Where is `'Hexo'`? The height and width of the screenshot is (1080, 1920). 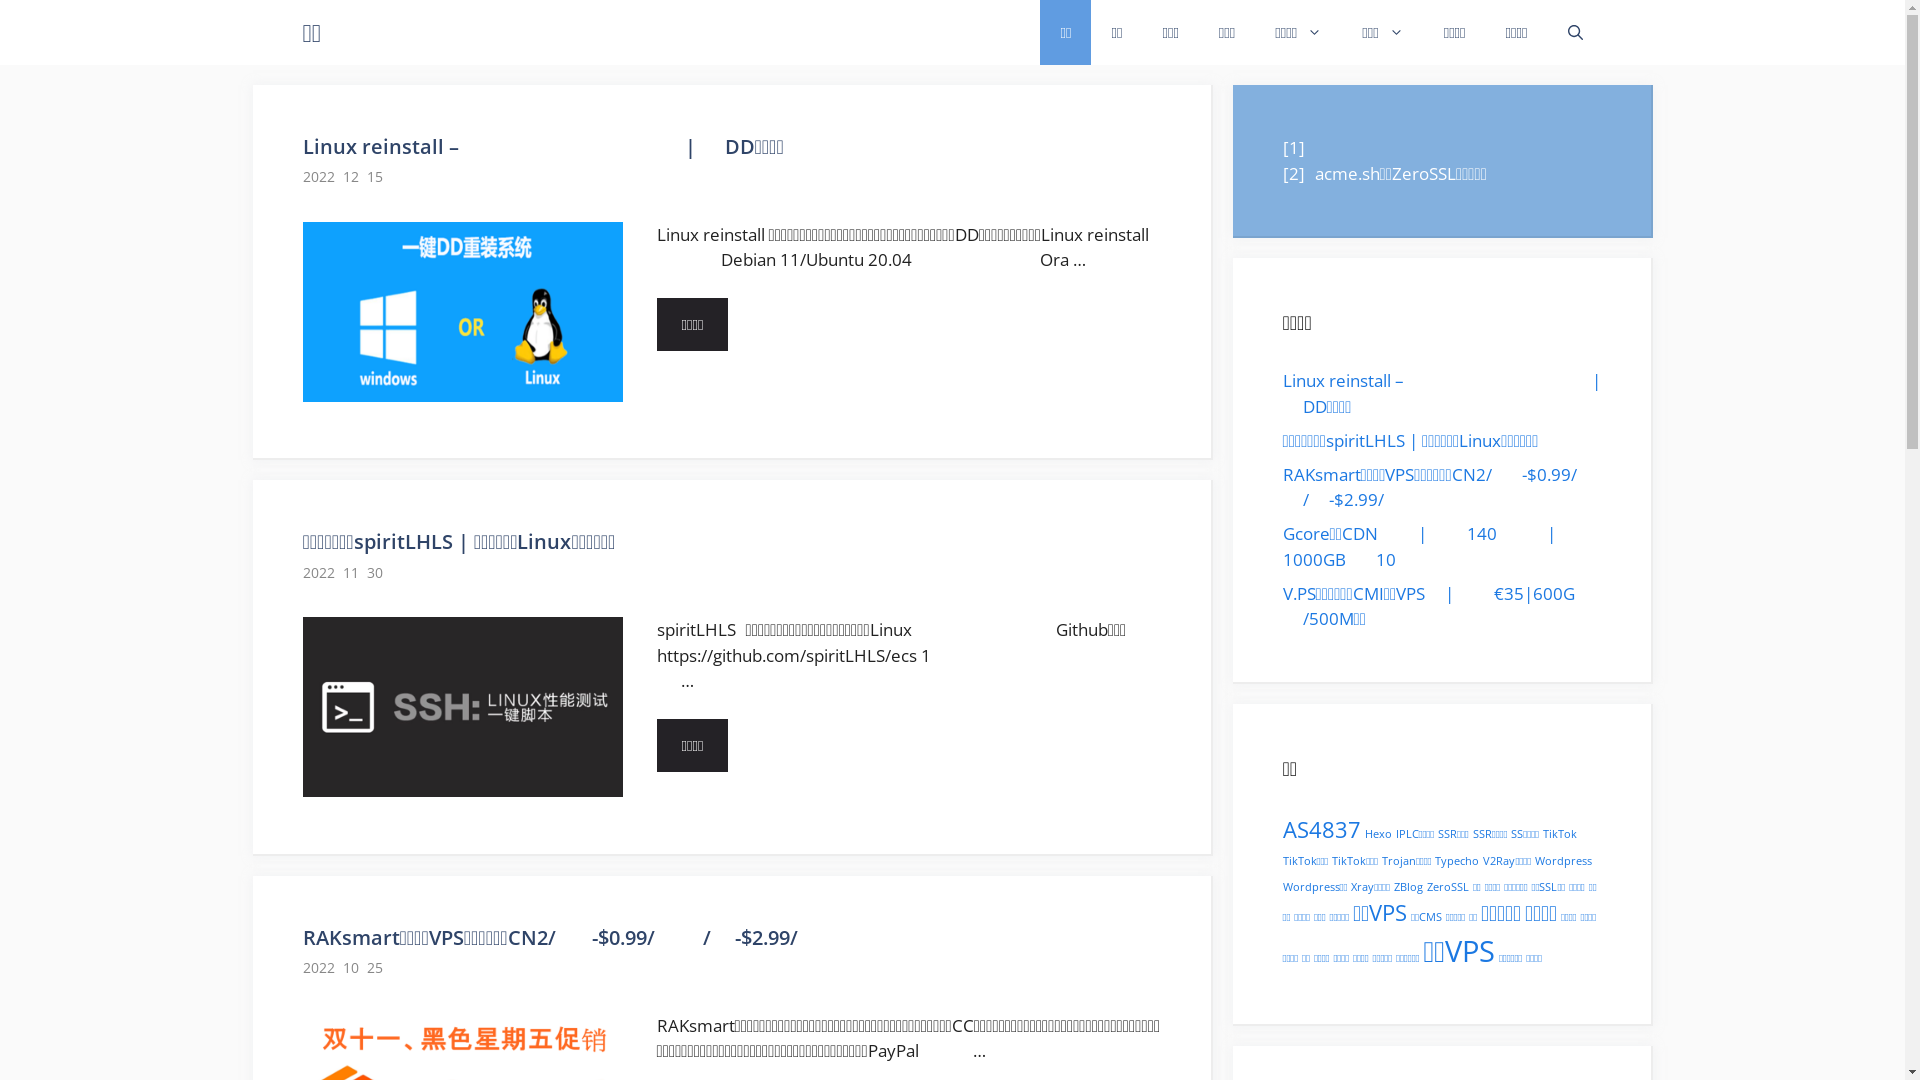 'Hexo' is located at coordinates (1362, 833).